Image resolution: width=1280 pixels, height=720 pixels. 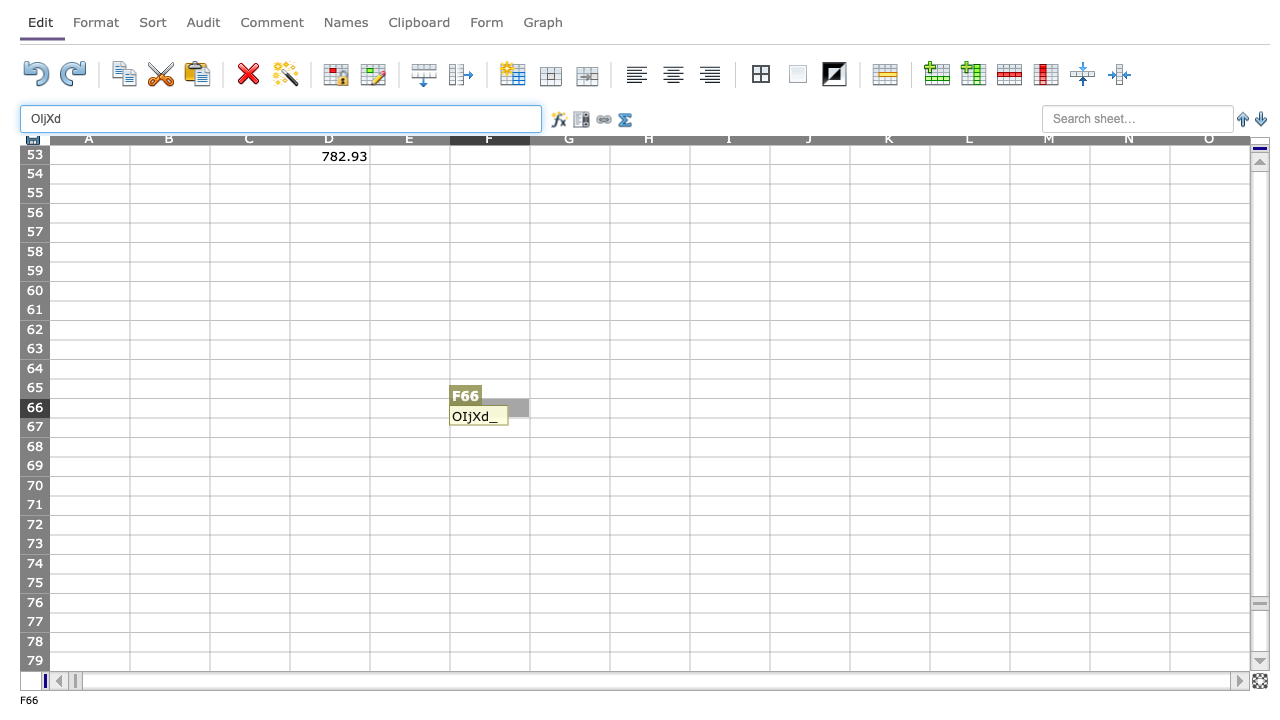 What do you see at coordinates (728, 661) in the screenshot?
I see `I79` at bounding box center [728, 661].